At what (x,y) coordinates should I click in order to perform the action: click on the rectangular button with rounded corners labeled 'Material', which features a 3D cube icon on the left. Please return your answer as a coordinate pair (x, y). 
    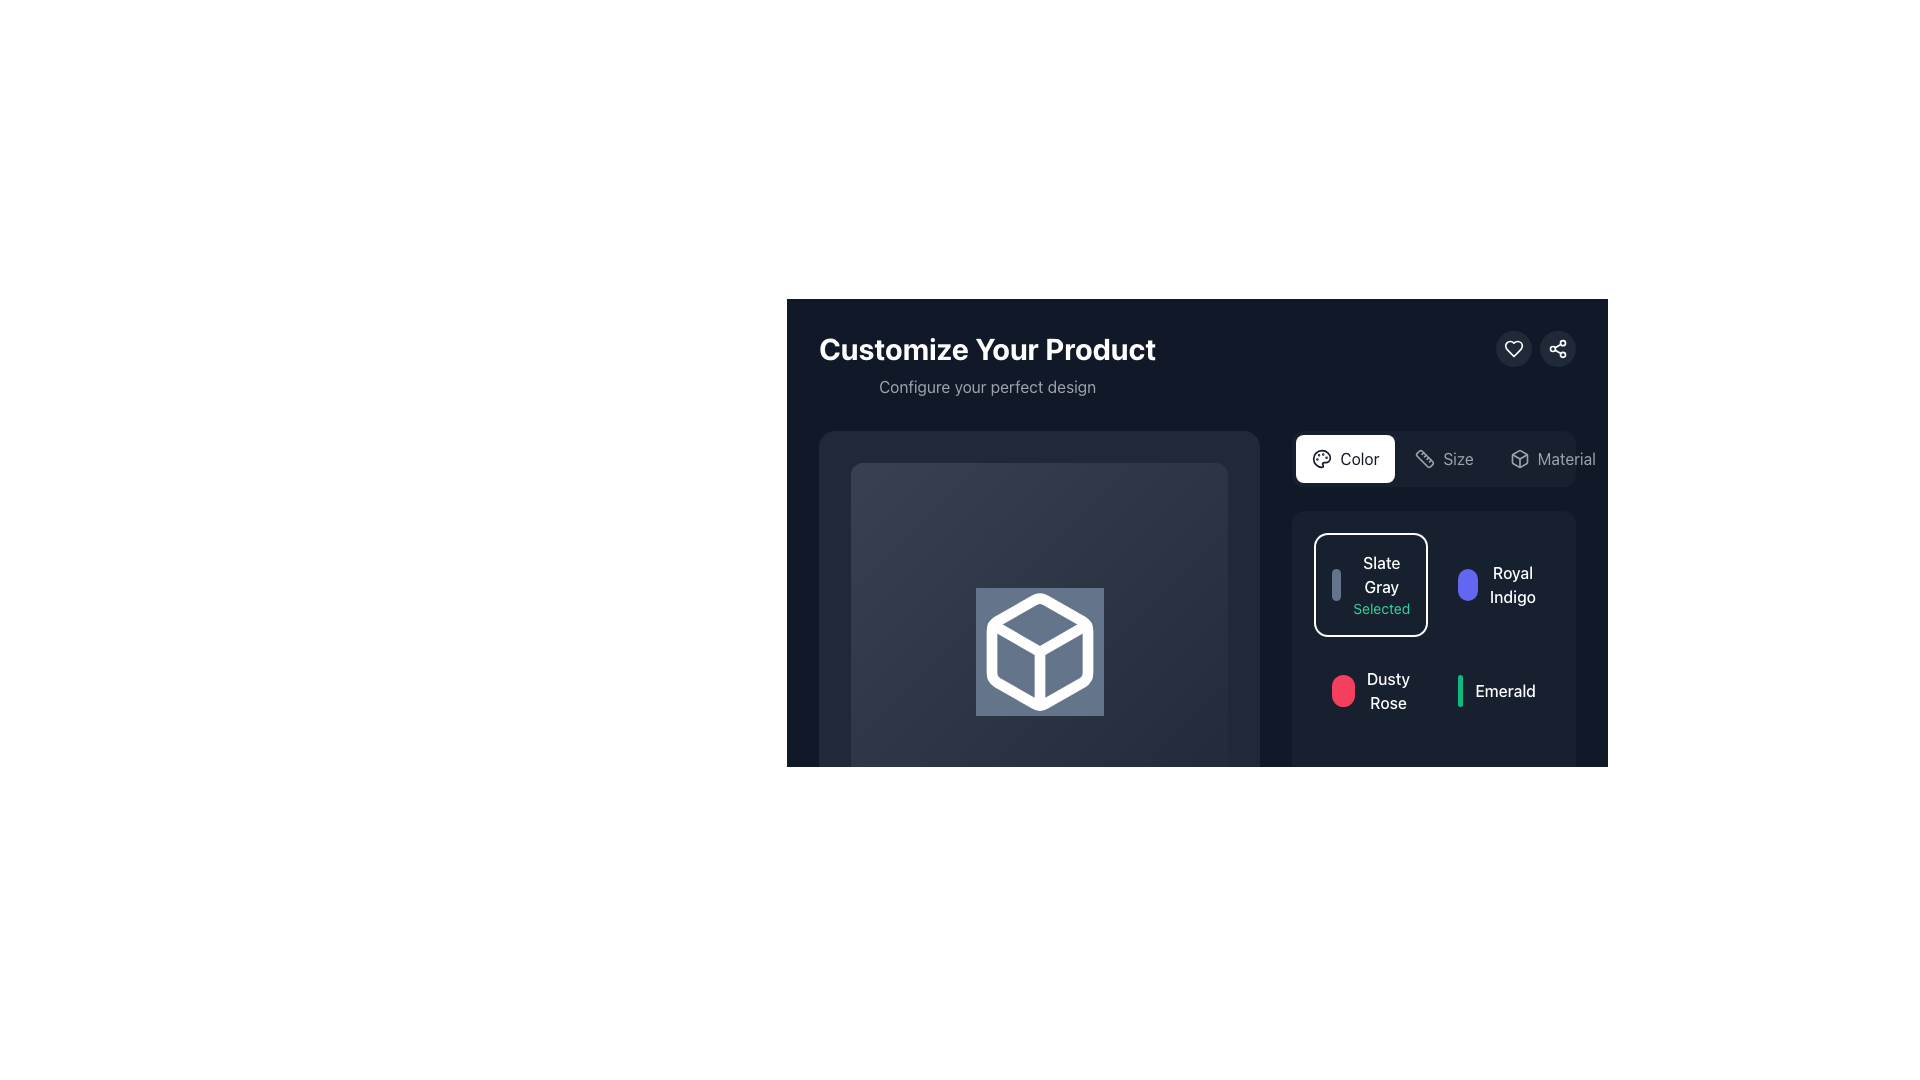
    Looking at the image, I should click on (1551, 459).